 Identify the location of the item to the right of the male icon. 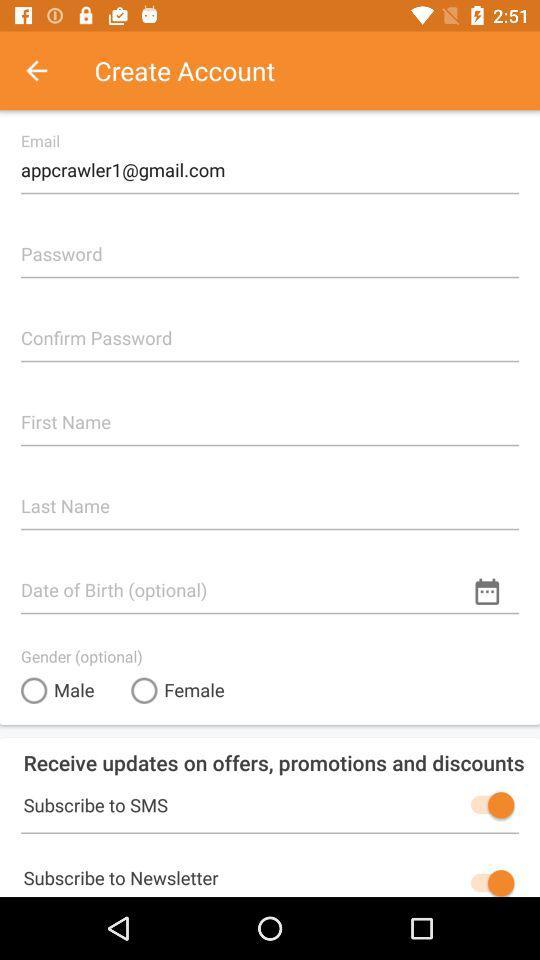
(177, 690).